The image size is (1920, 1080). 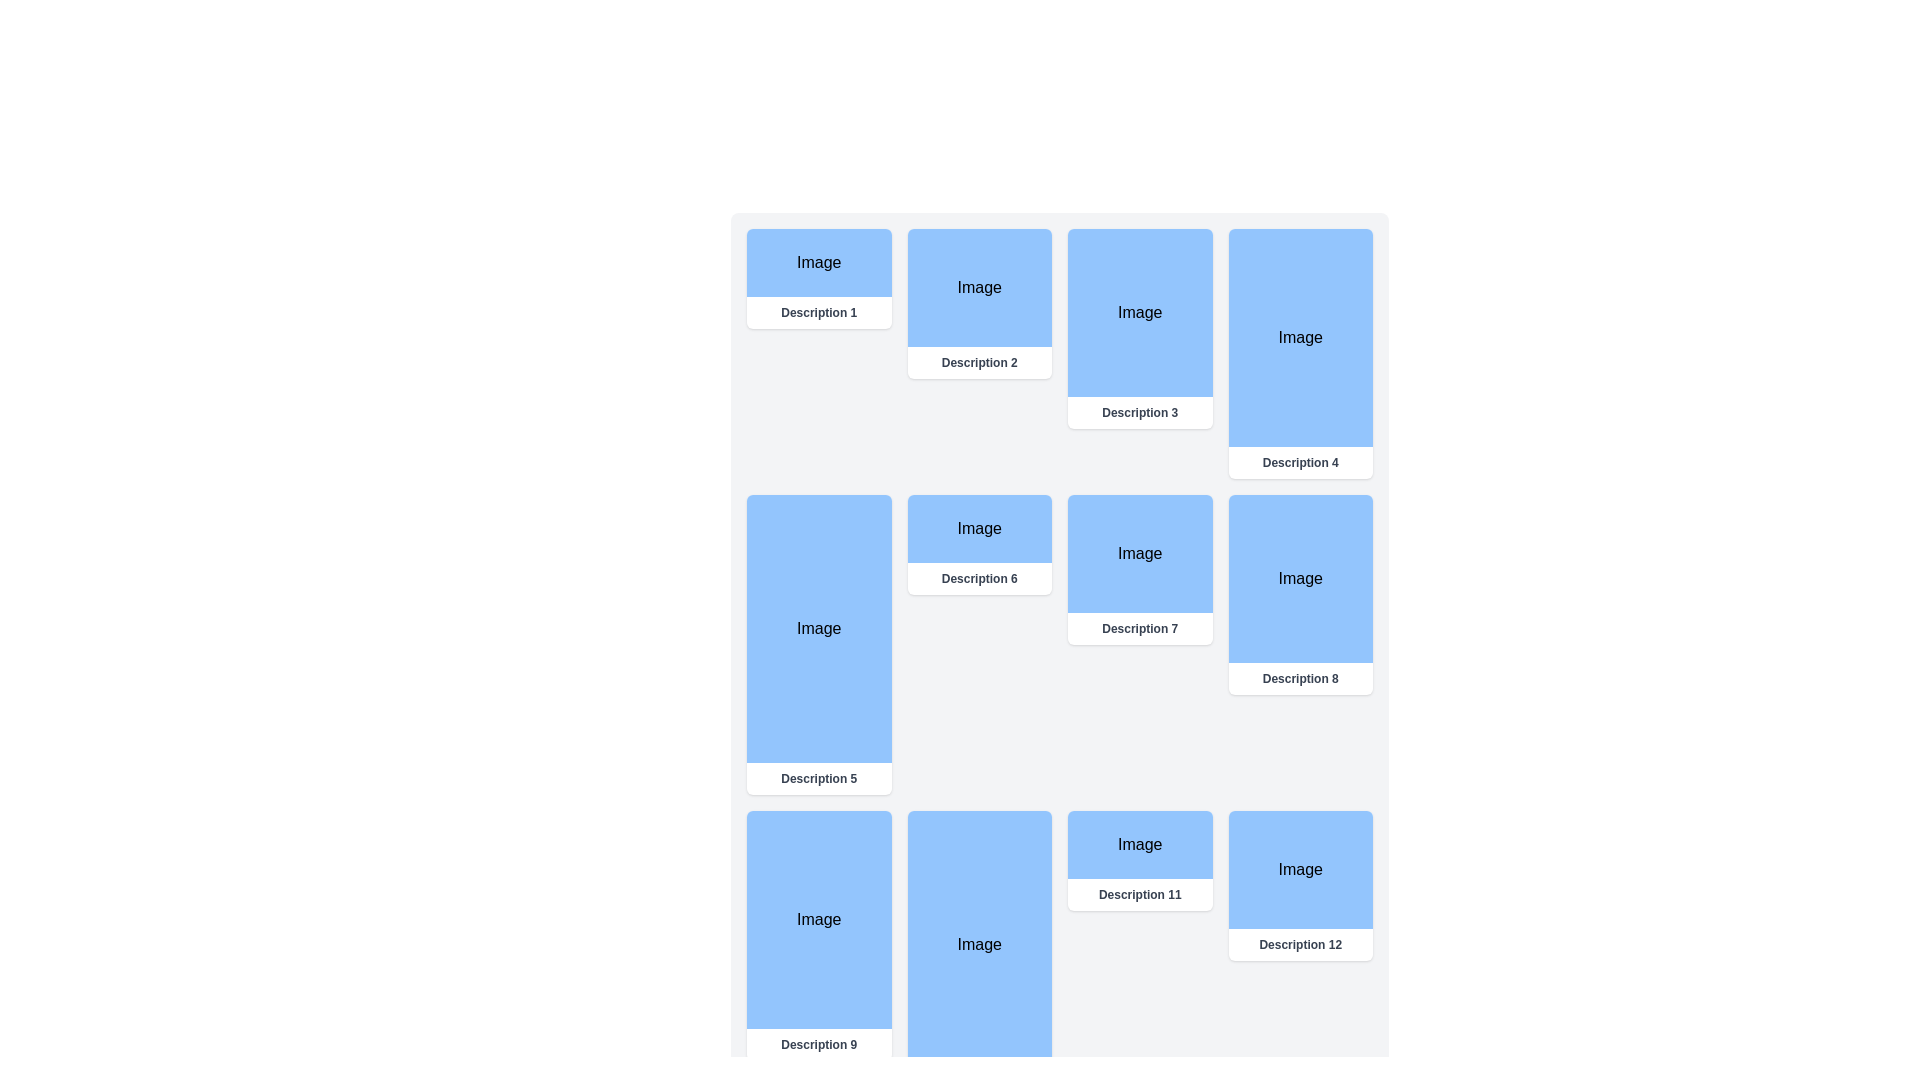 What do you see at coordinates (819, 1044) in the screenshot?
I see `the text label displaying 'Description 9' which is styled in bold grayish color and positioned under an image in the grid layout` at bounding box center [819, 1044].